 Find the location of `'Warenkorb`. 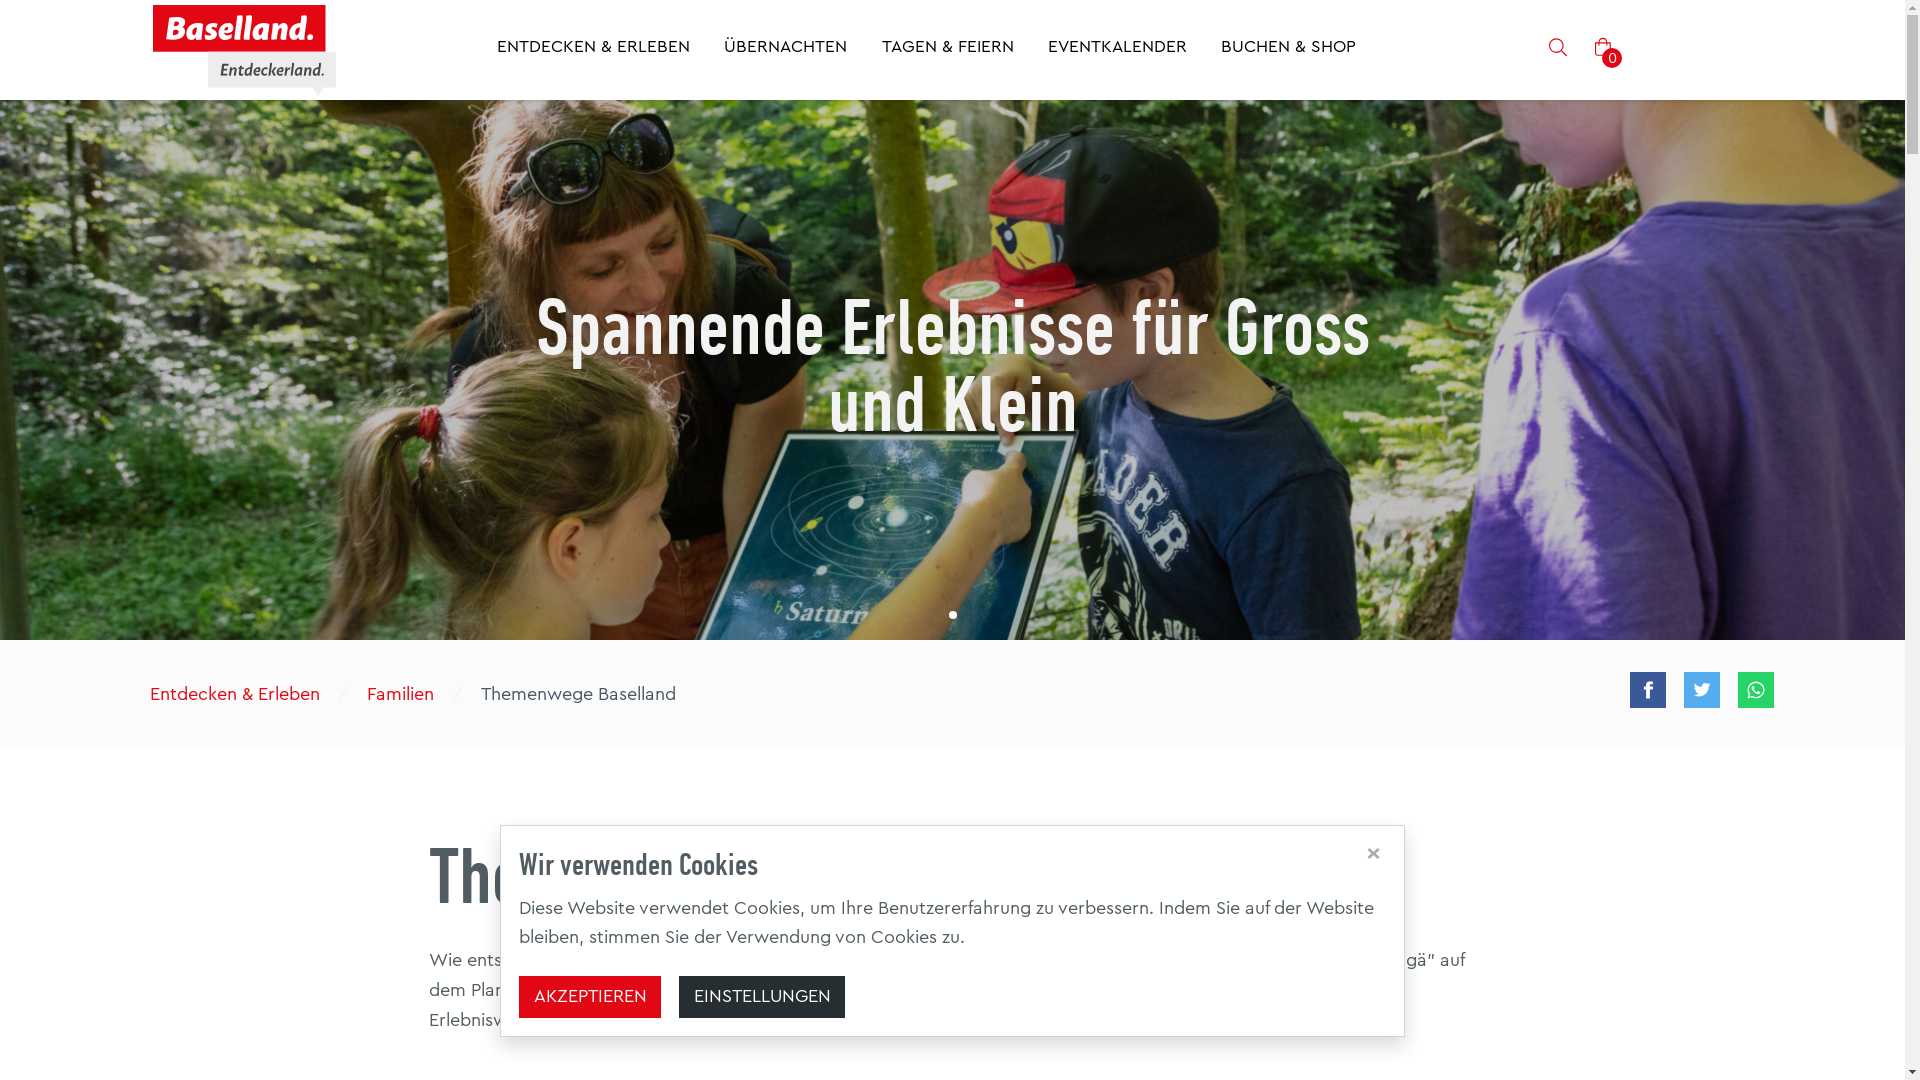

'Warenkorb is located at coordinates (1603, 48).